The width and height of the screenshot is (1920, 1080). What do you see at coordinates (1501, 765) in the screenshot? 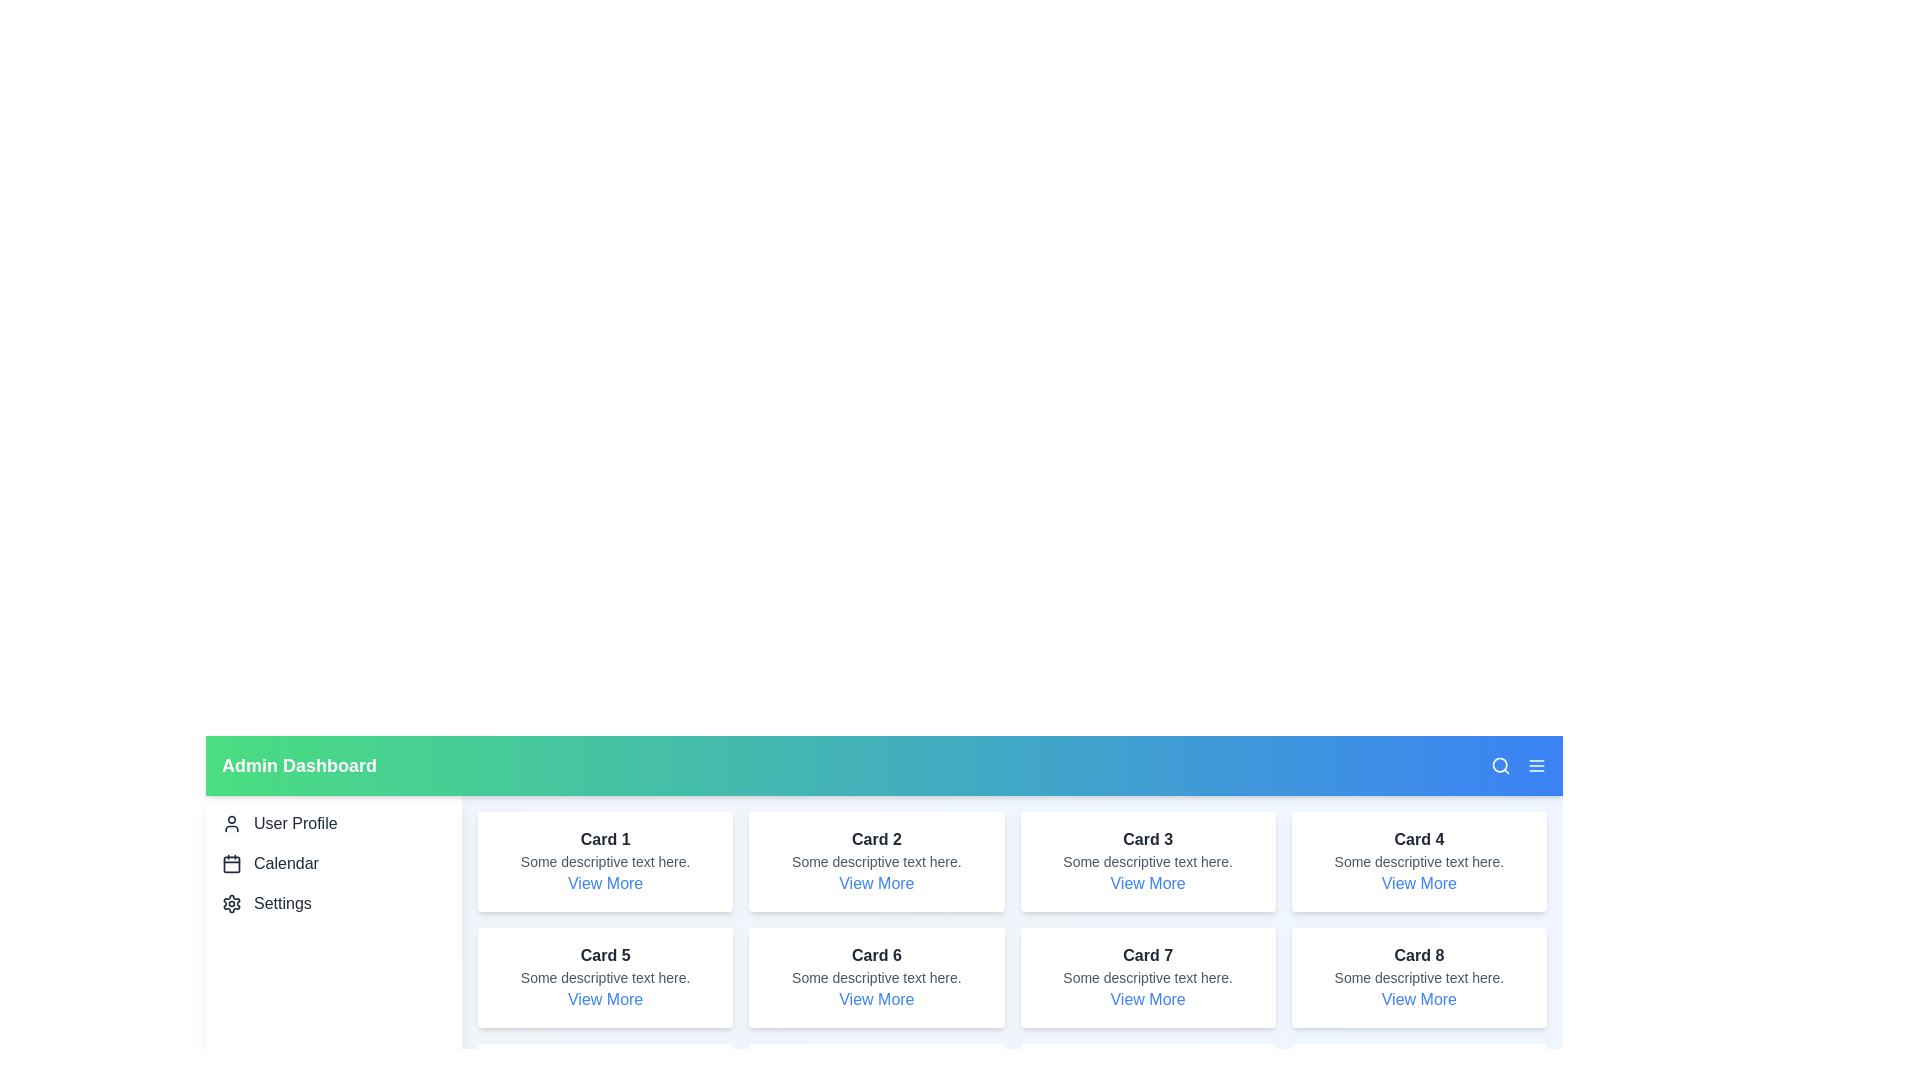
I see `the search button located at the top-right corner of the app bar` at bounding box center [1501, 765].